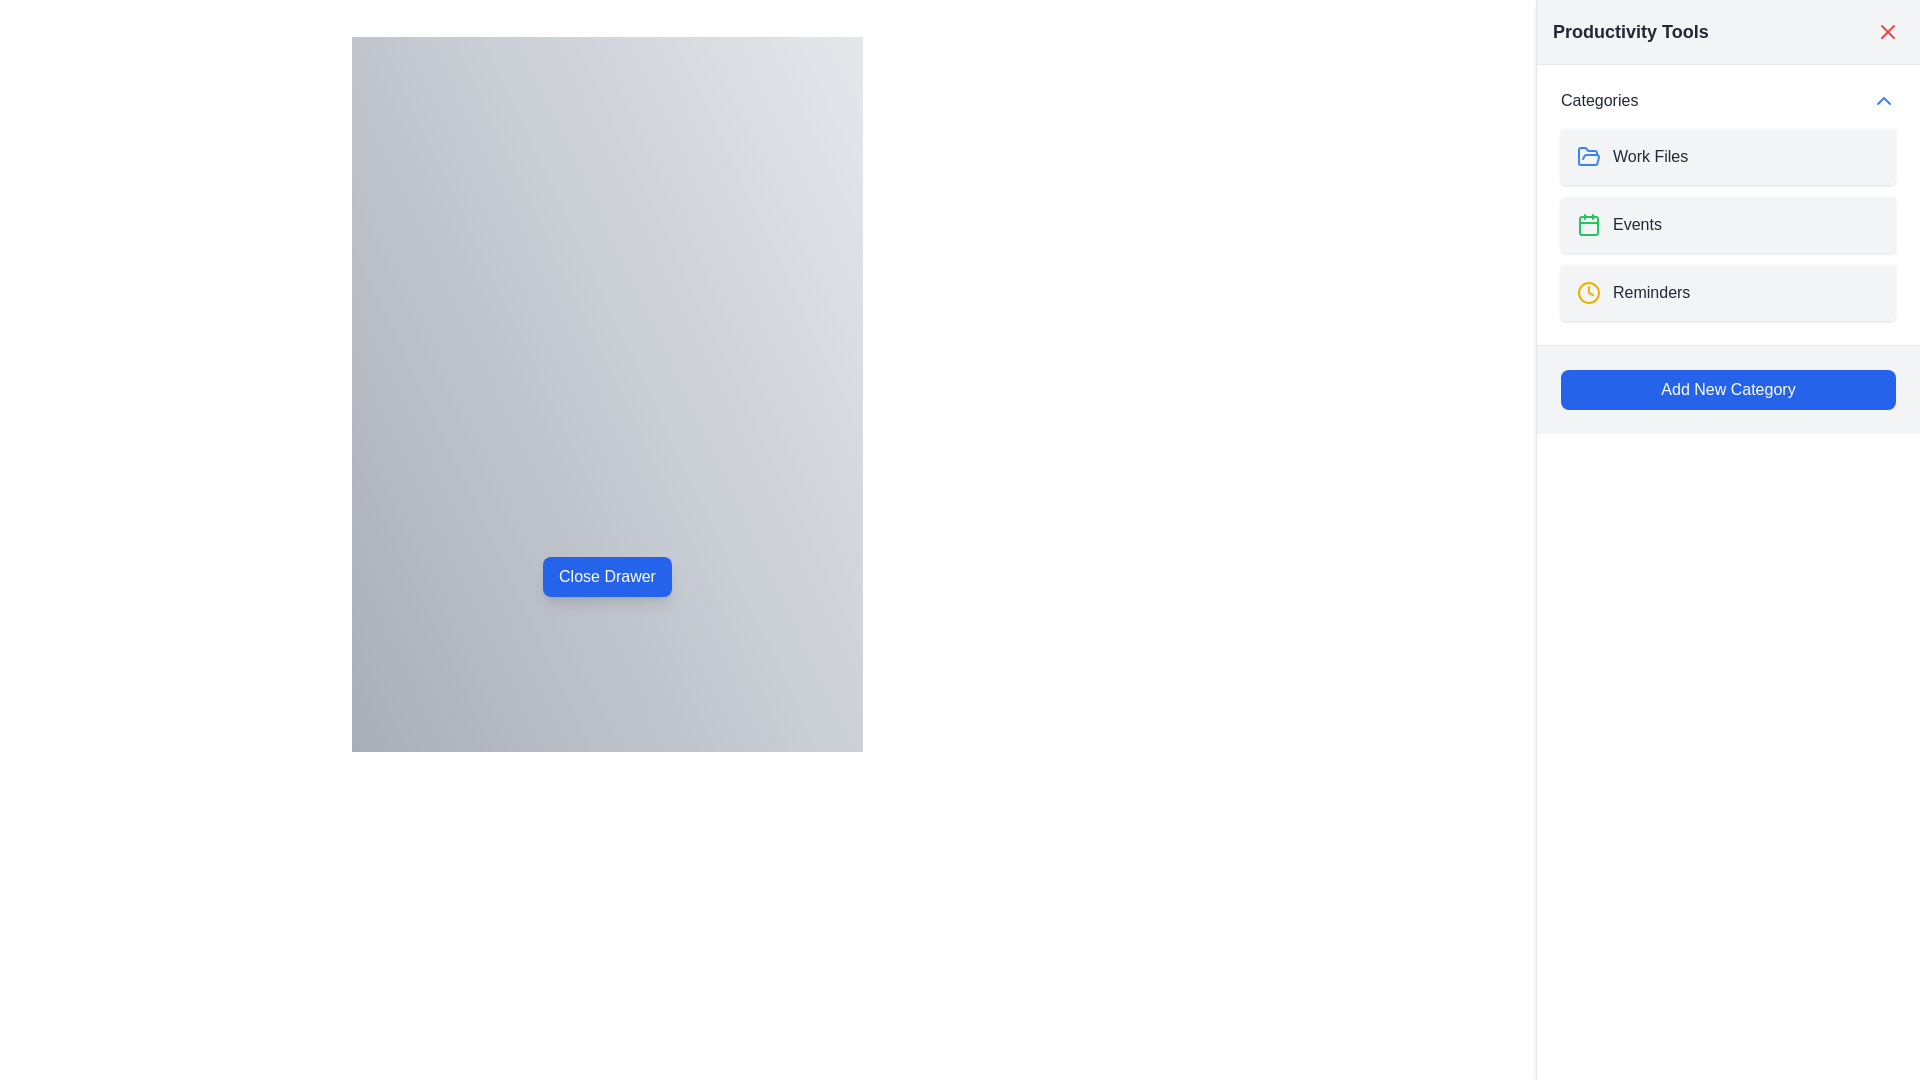 This screenshot has width=1920, height=1080. I want to click on the 'Work Files' text label styled in gray, located next to a blue folder icon within the first item of the 'Categories' section on the right-side panel, so click(1650, 156).